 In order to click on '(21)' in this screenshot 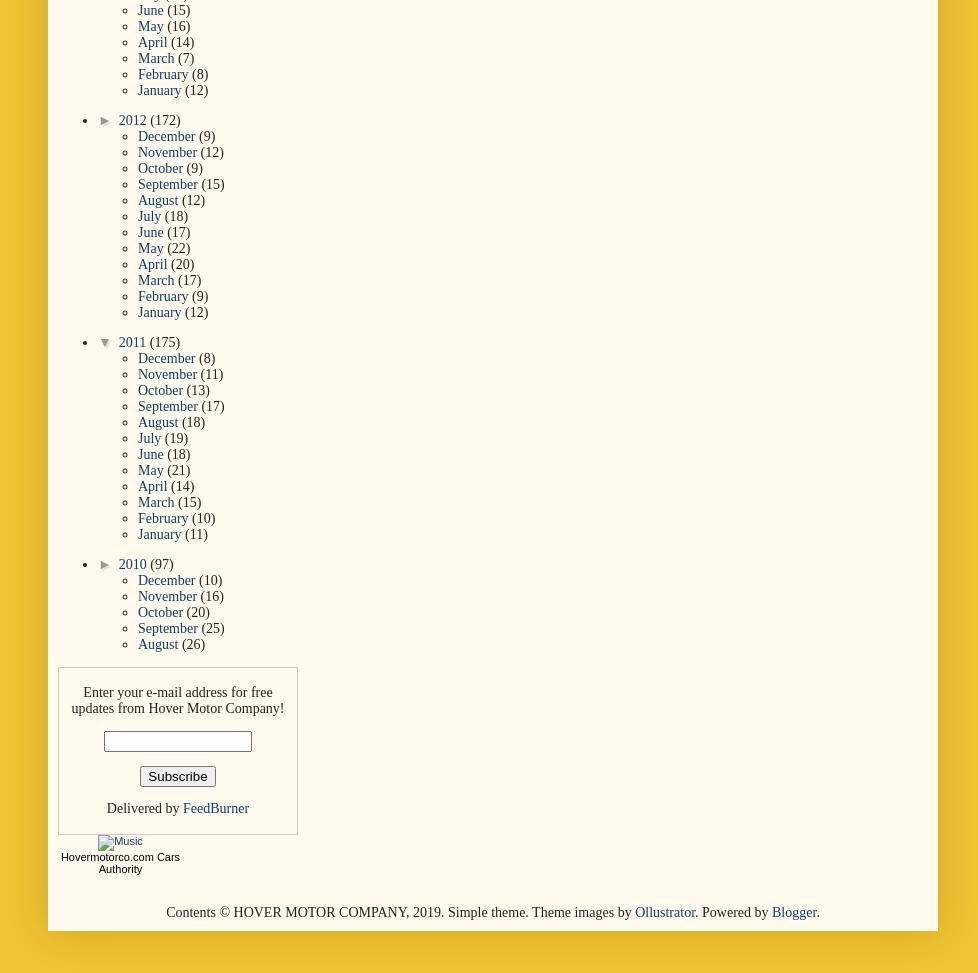, I will do `click(178, 469)`.